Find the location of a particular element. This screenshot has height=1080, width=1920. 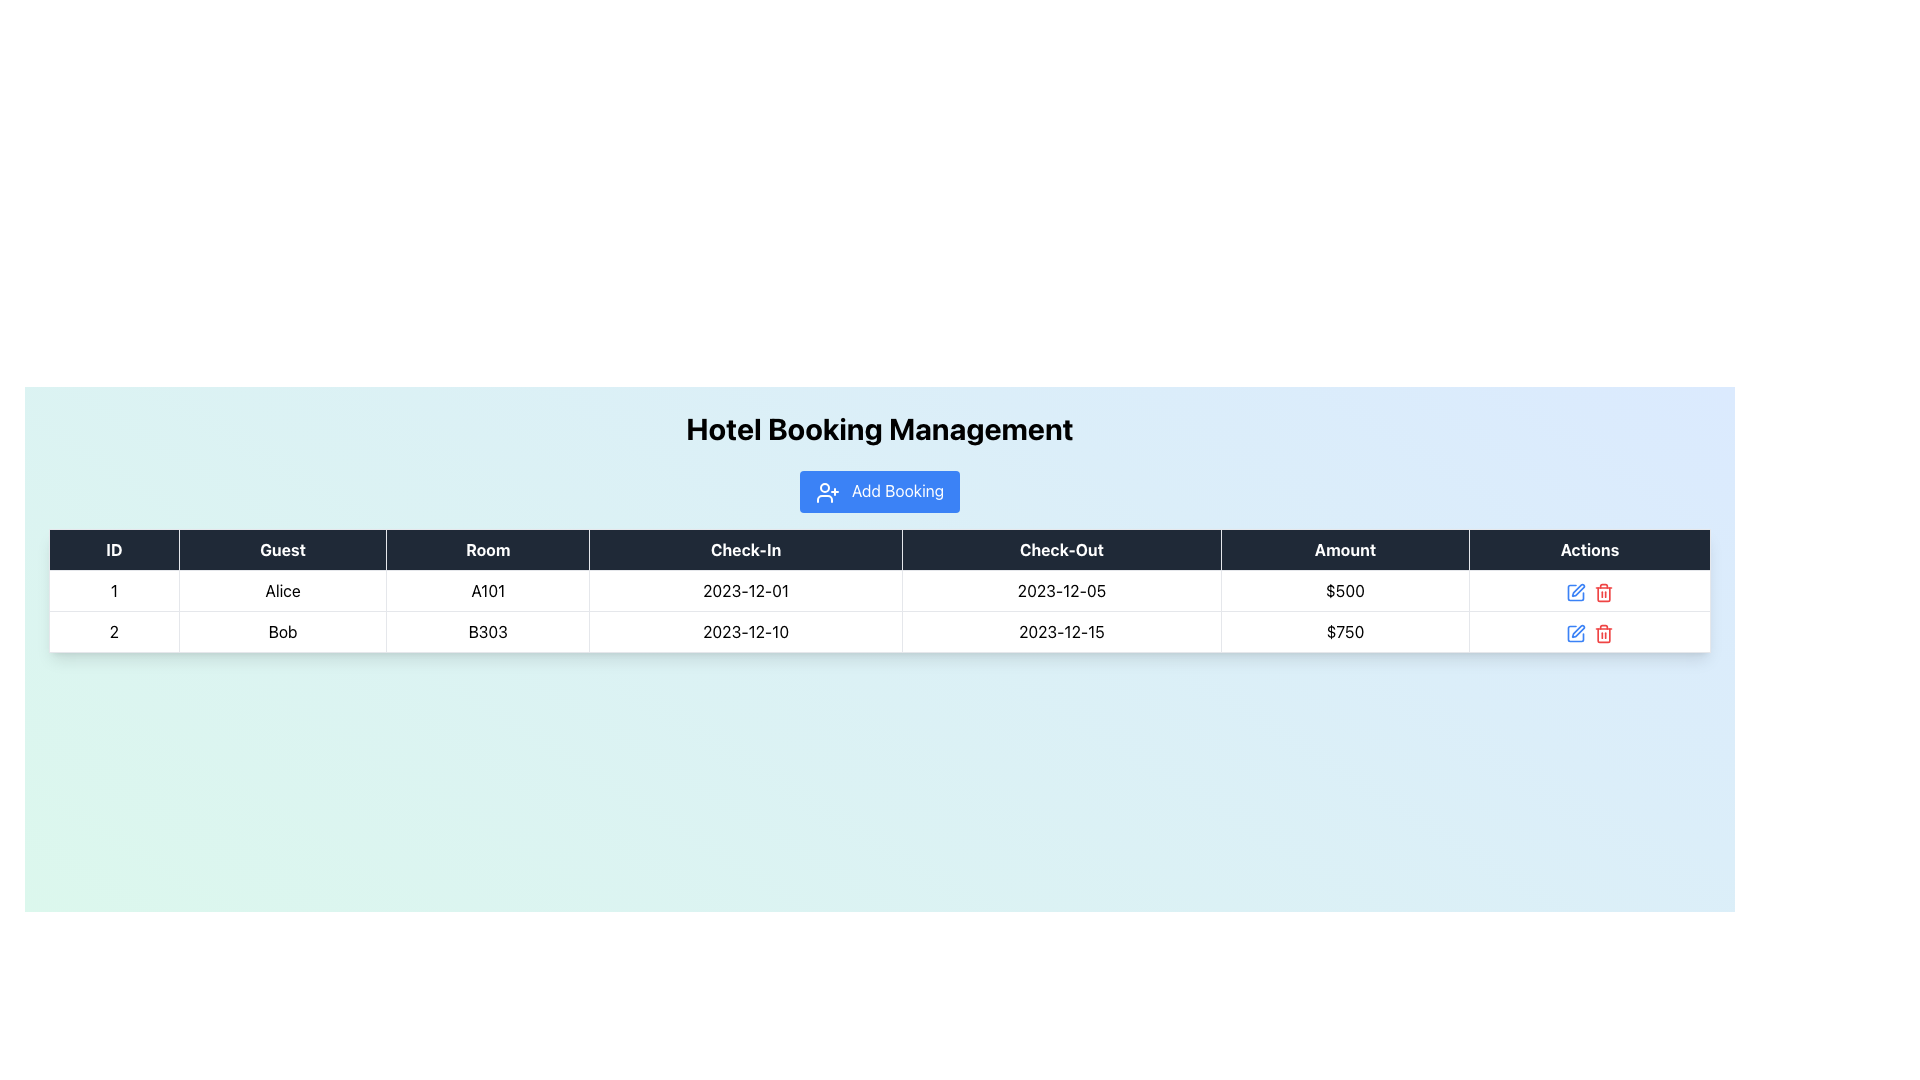

the trash icon element in the Actions column of the second row to initiate the delete action is located at coordinates (1603, 635).